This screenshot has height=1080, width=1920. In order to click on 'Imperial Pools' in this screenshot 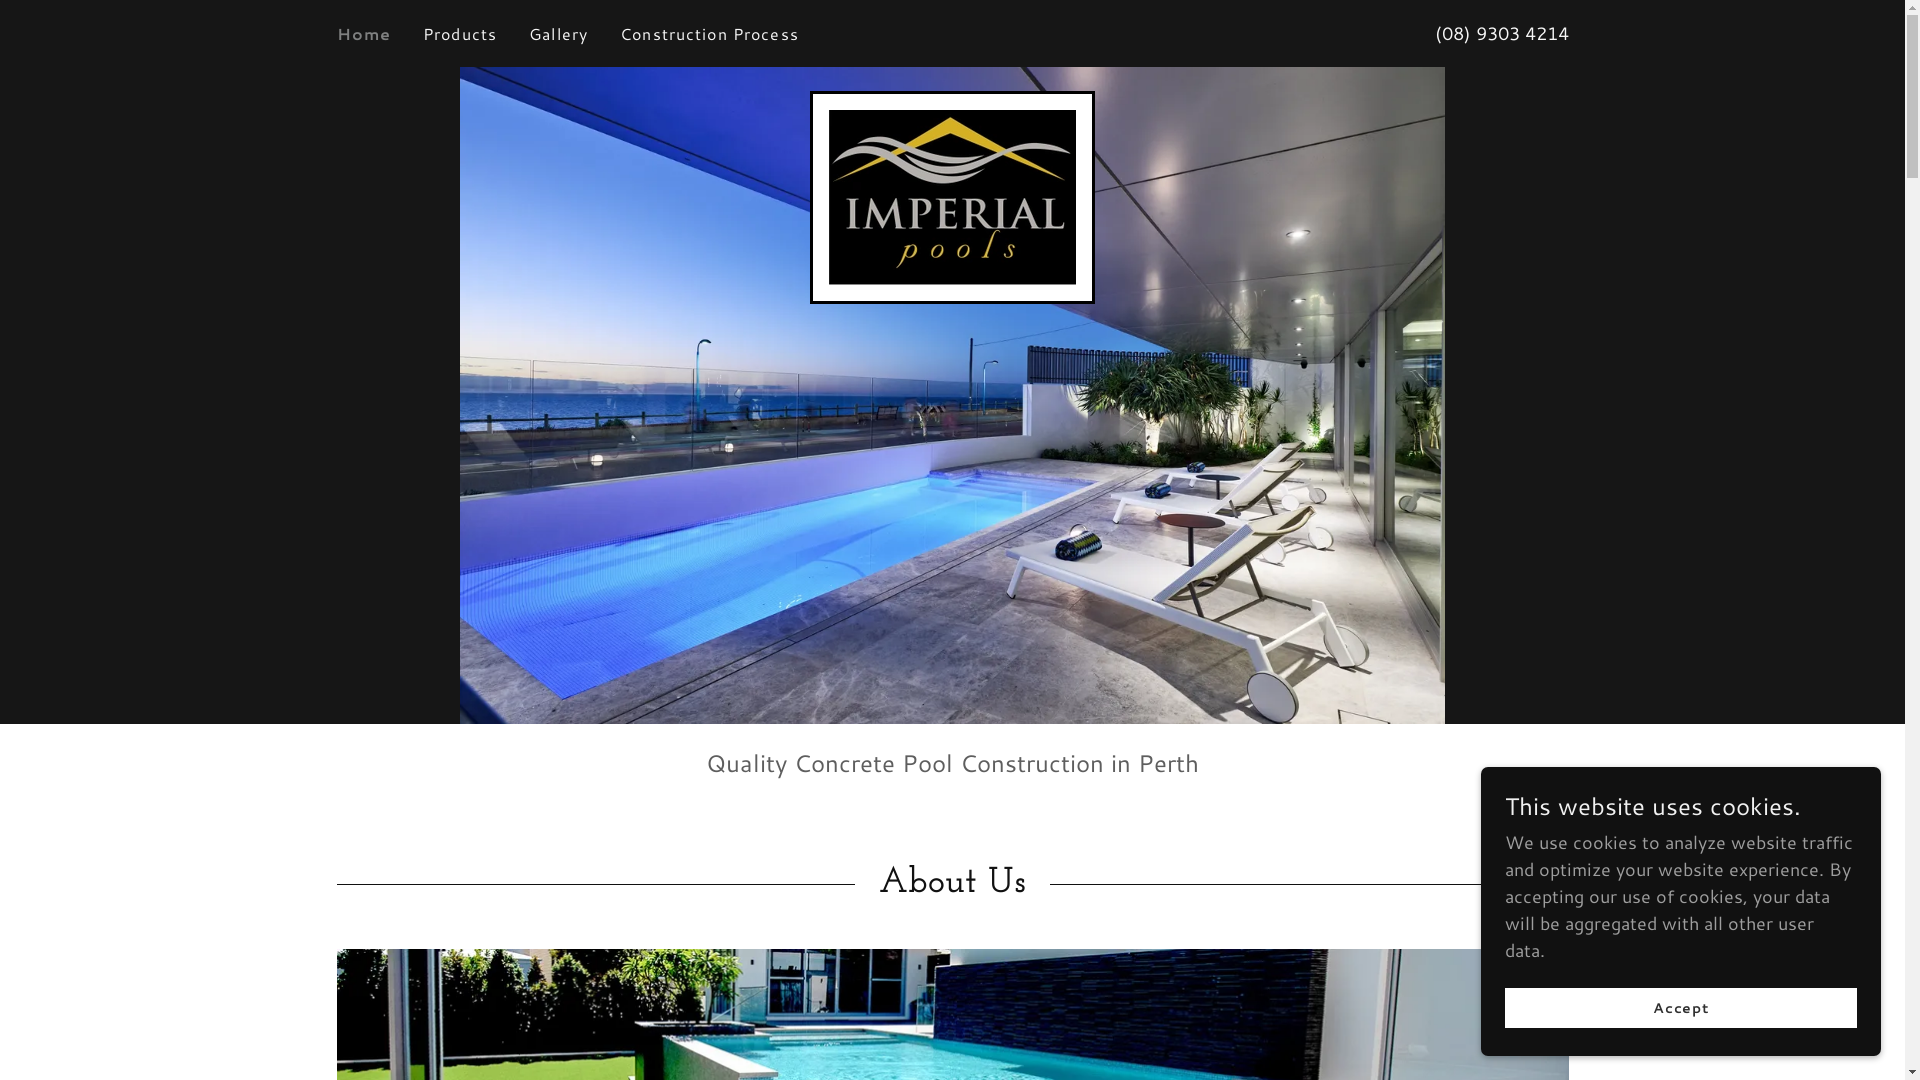, I will do `click(951, 195)`.